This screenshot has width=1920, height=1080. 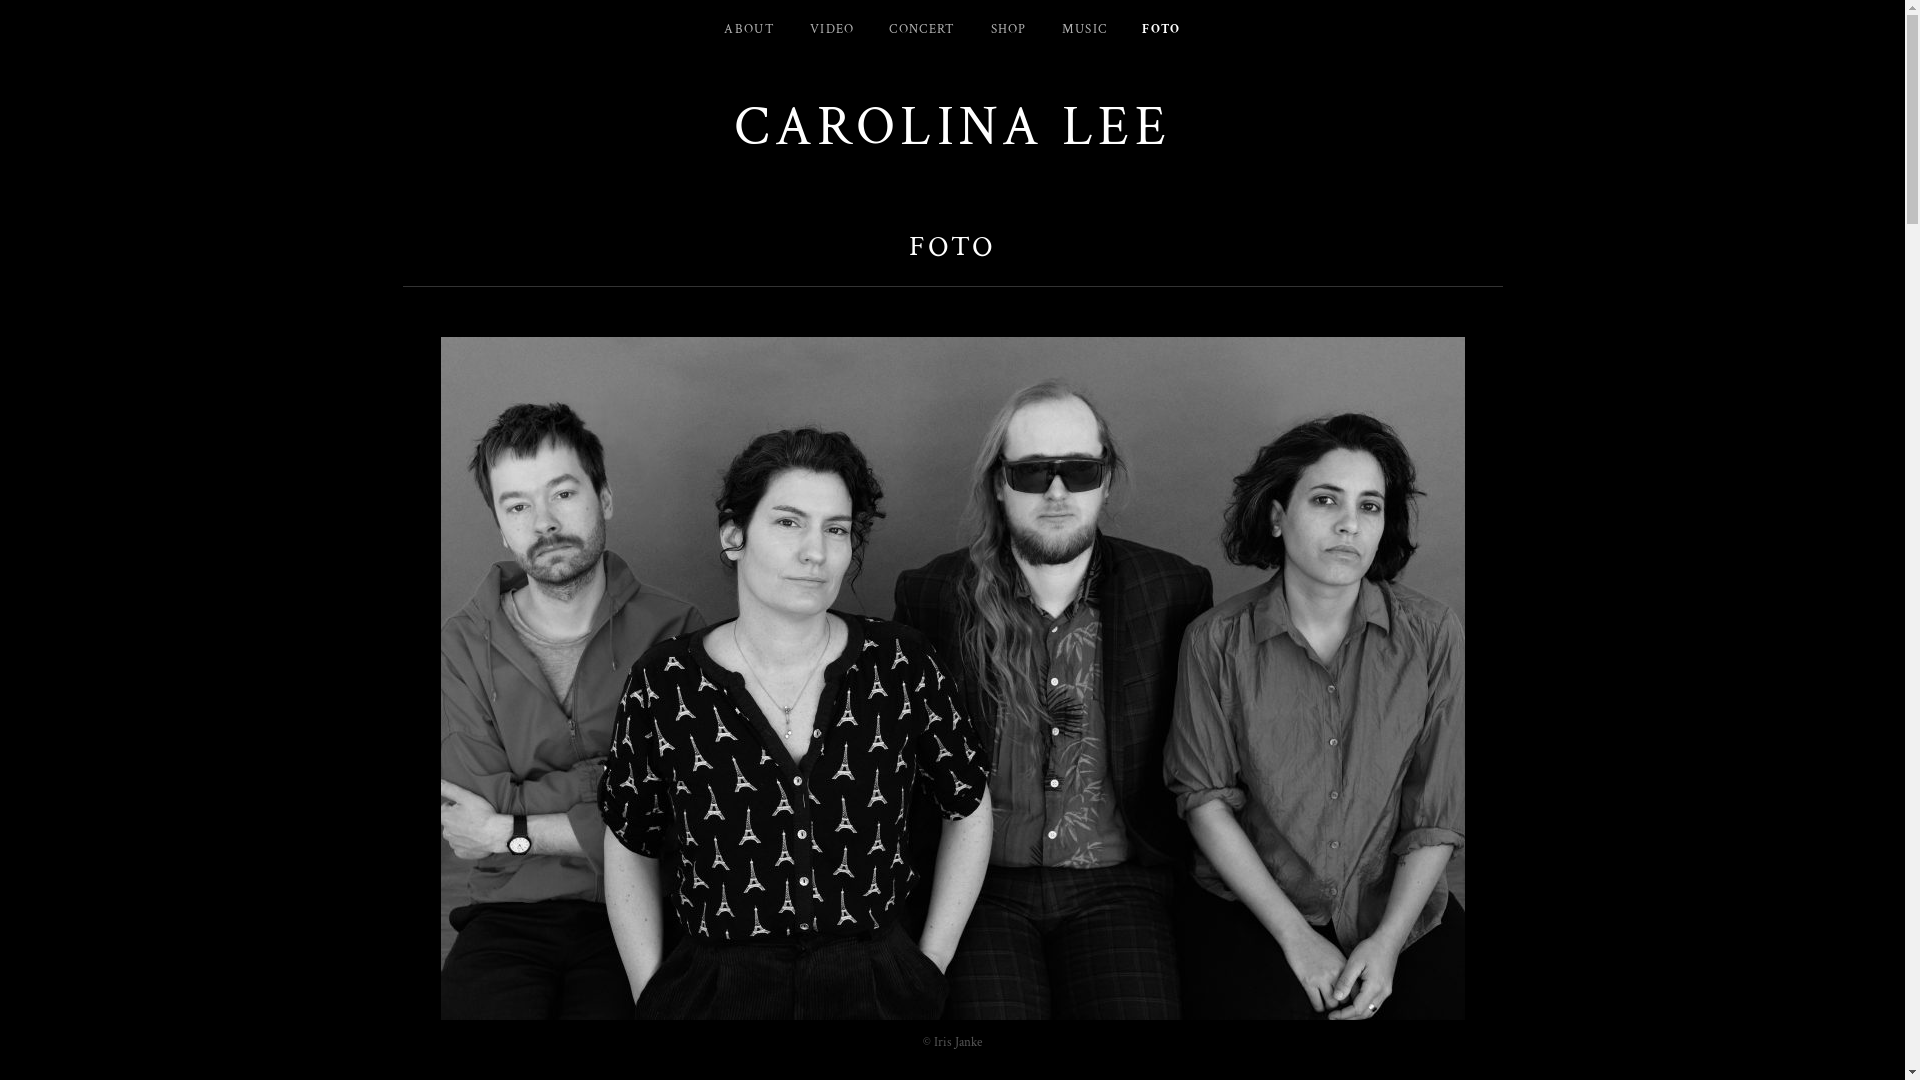 What do you see at coordinates (951, 127) in the screenshot?
I see `'CAROLINA LEE'` at bounding box center [951, 127].